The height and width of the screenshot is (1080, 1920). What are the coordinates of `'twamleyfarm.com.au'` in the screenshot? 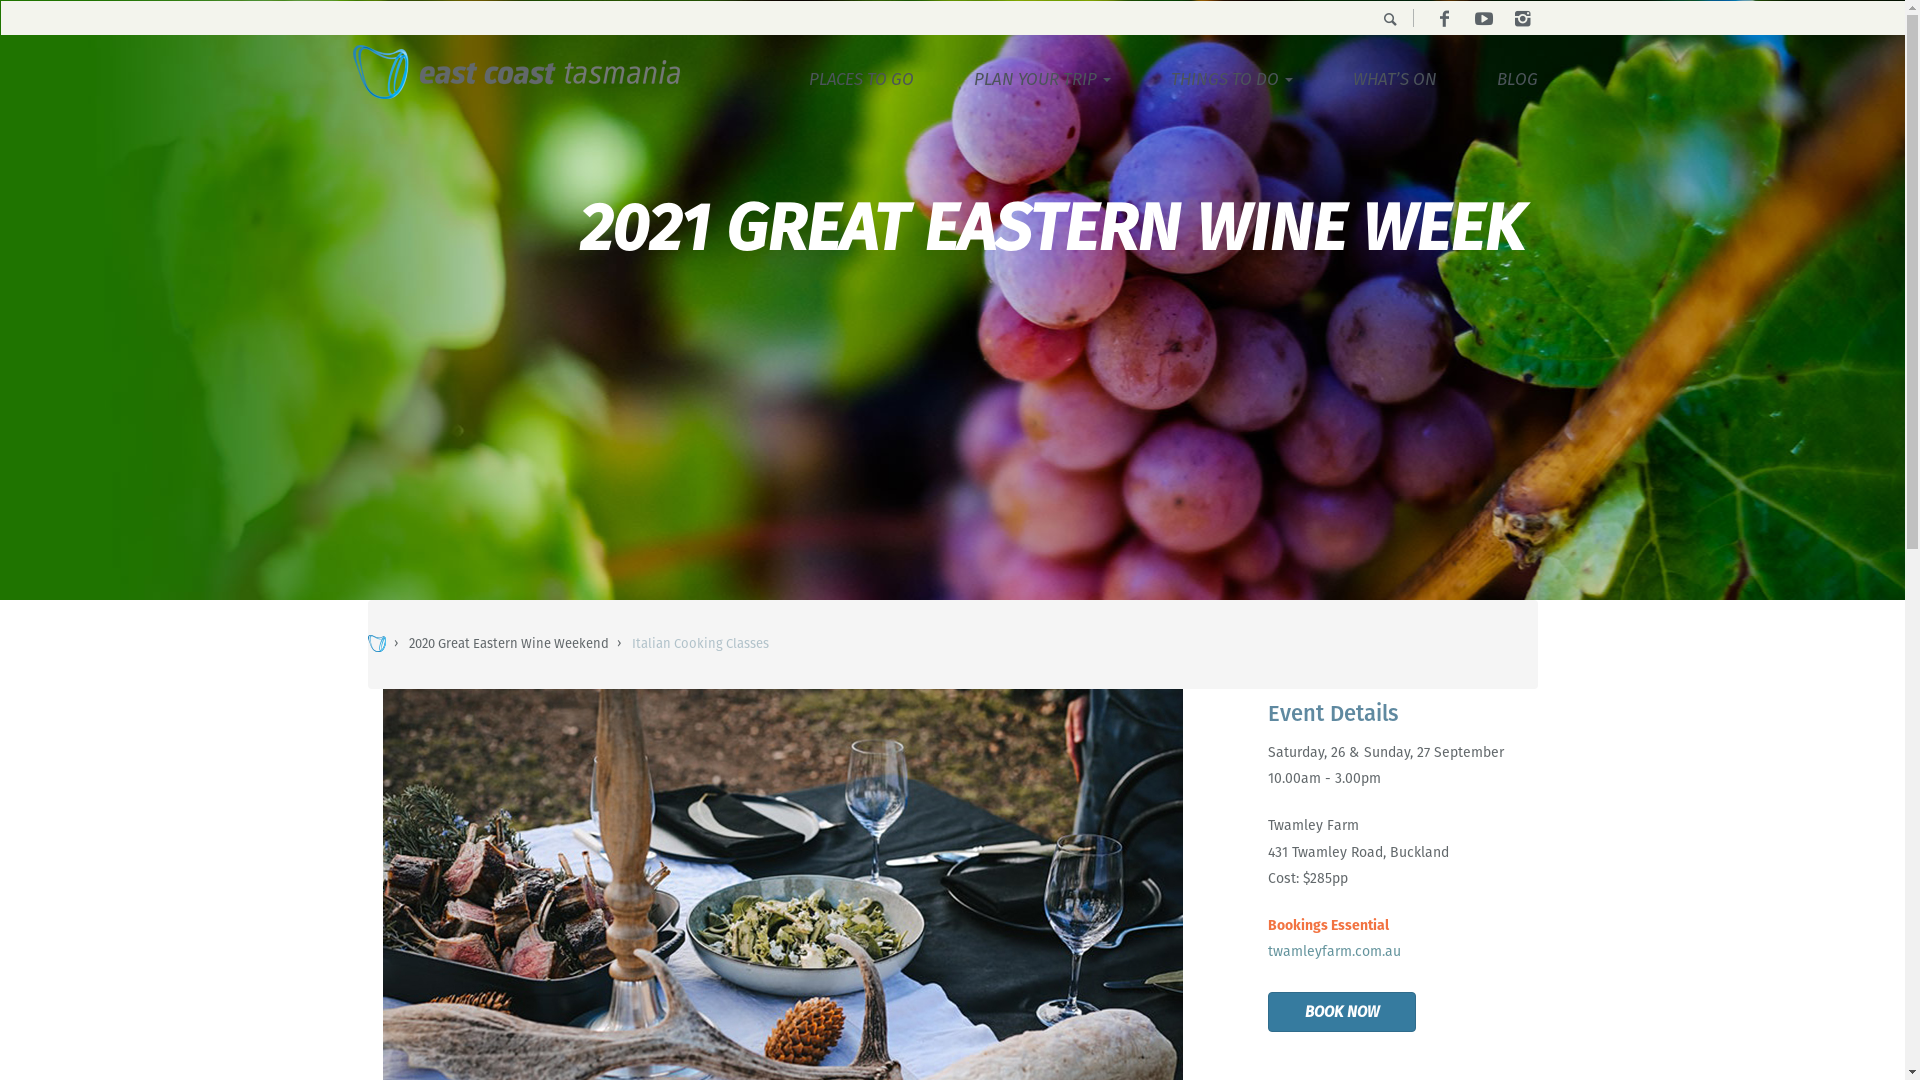 It's located at (1266, 950).